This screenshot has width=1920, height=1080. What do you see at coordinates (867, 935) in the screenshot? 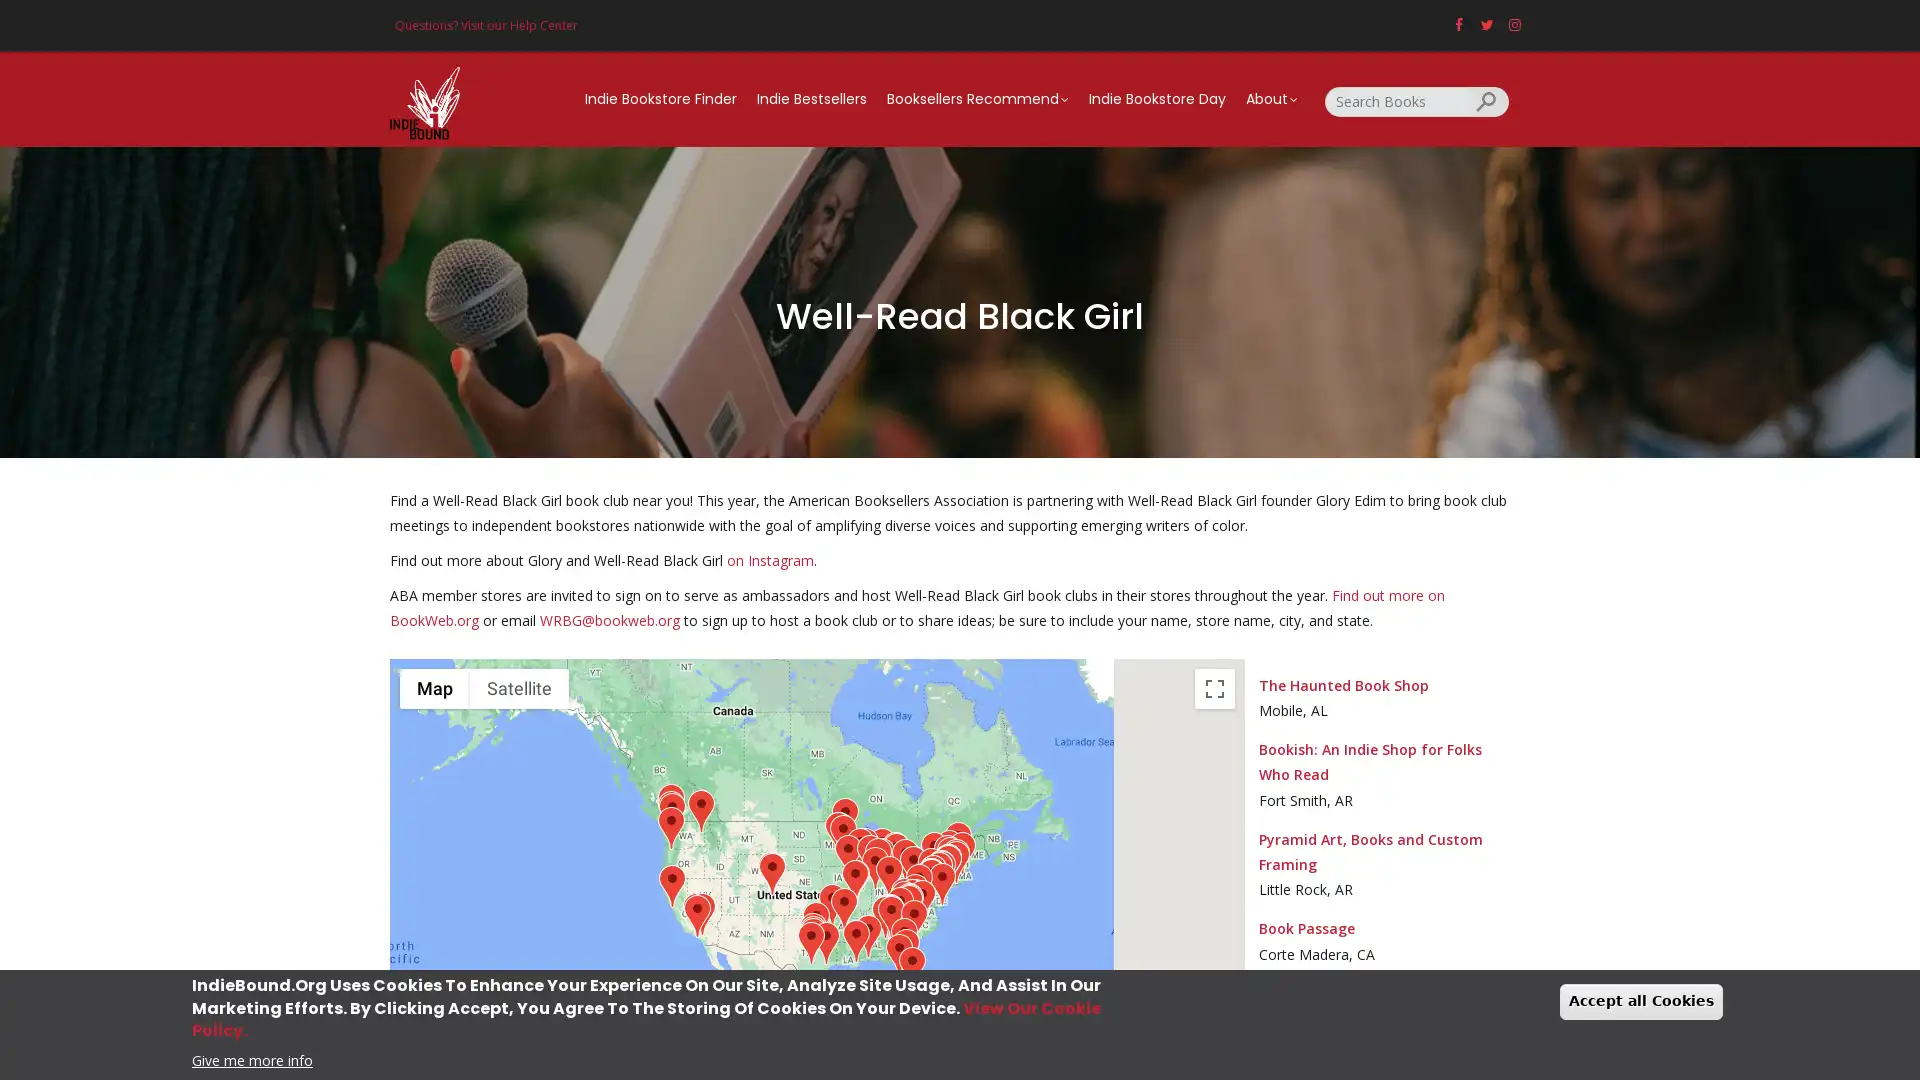
I see `The Haunted Book Shop` at bounding box center [867, 935].